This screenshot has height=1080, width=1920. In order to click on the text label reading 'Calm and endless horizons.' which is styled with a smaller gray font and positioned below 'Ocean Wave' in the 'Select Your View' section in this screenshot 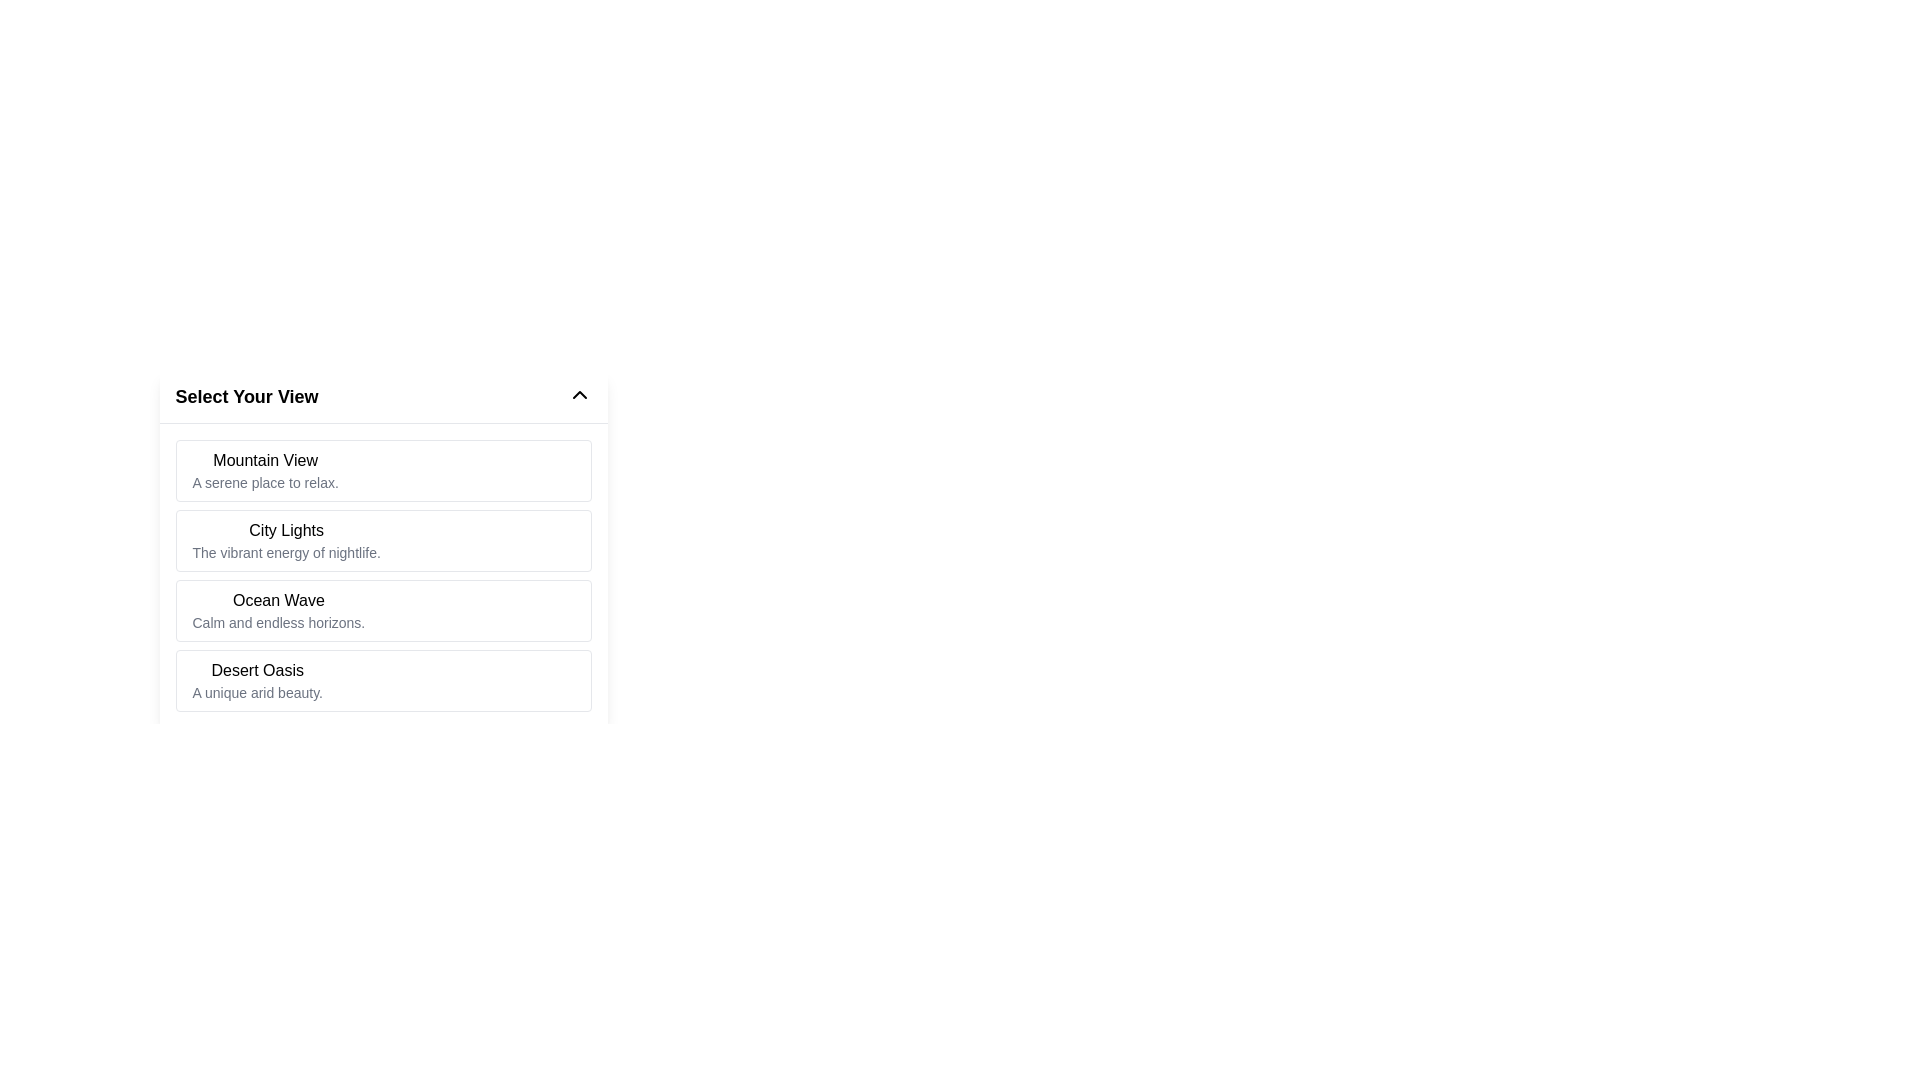, I will do `click(277, 622)`.